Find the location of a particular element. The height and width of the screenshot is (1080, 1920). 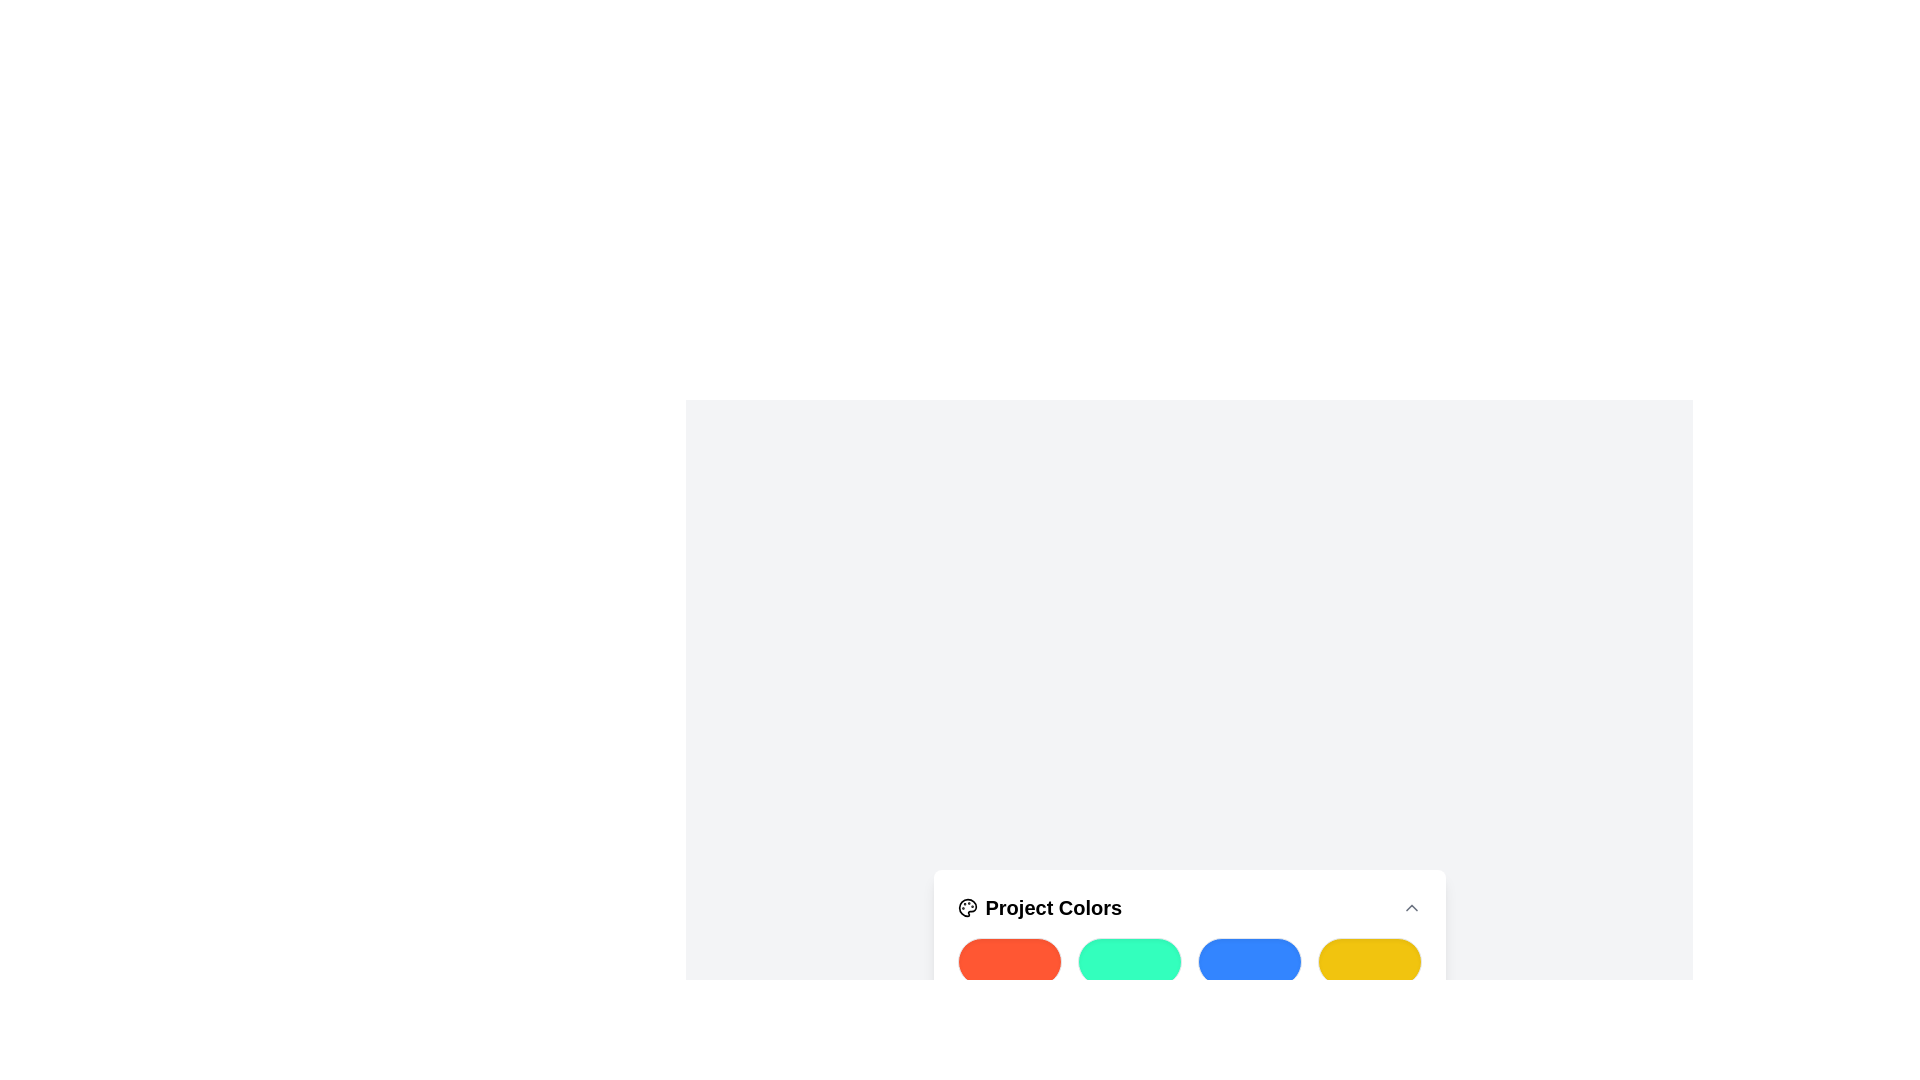

the static Text element with inline icon that serves as a header for the section indicating 'Project Colors' is located at coordinates (1039, 907).